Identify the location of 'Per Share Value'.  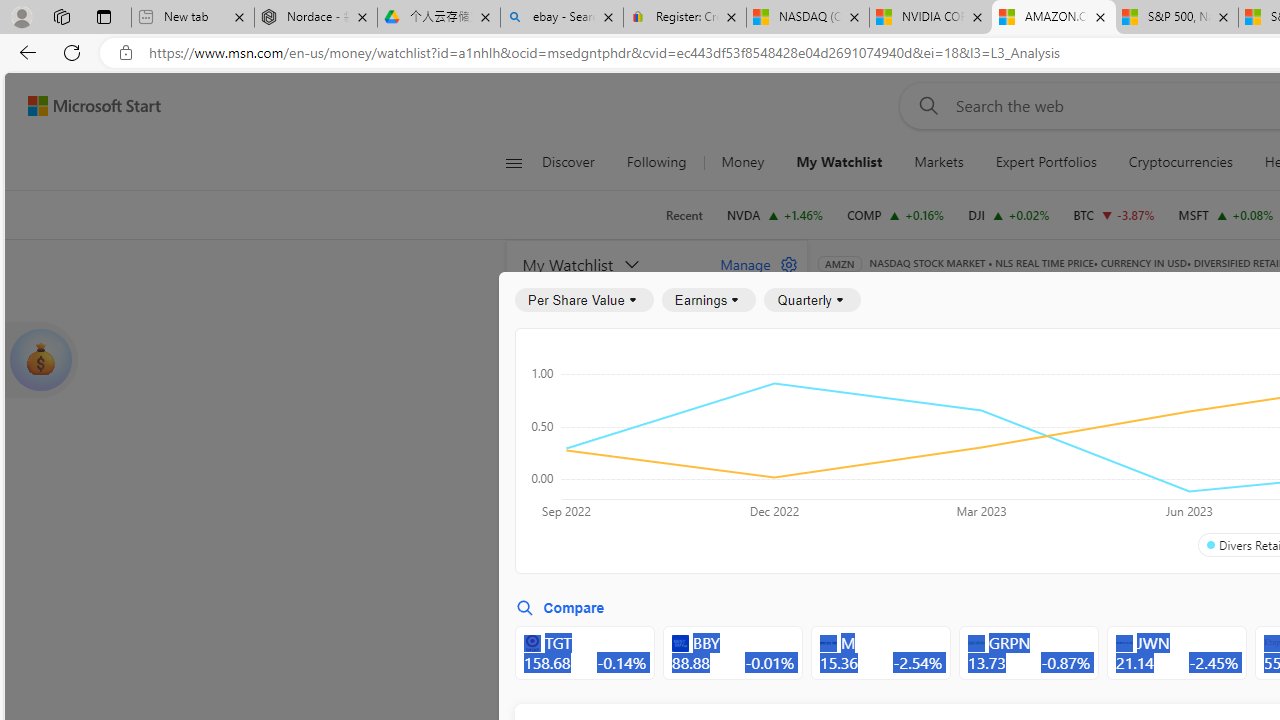
(583, 300).